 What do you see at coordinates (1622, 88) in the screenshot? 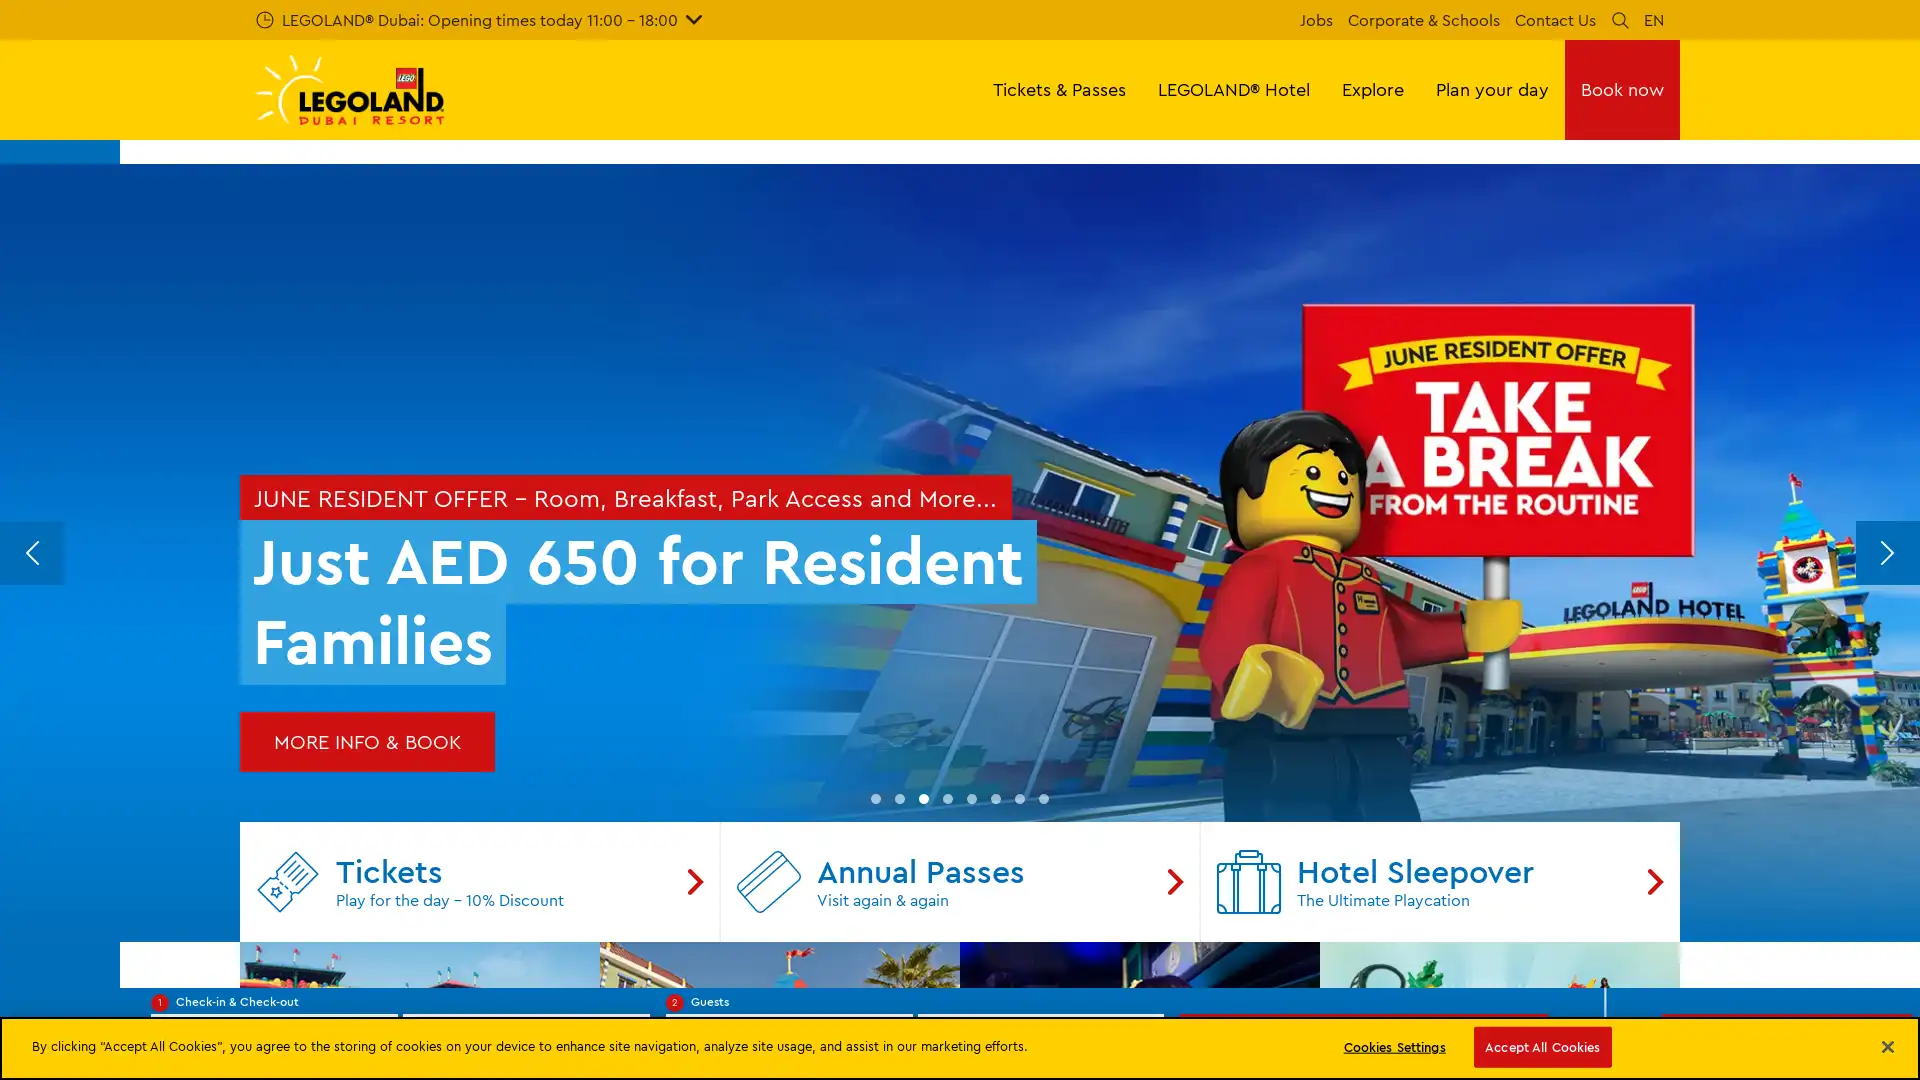
I see `Book now` at bounding box center [1622, 88].